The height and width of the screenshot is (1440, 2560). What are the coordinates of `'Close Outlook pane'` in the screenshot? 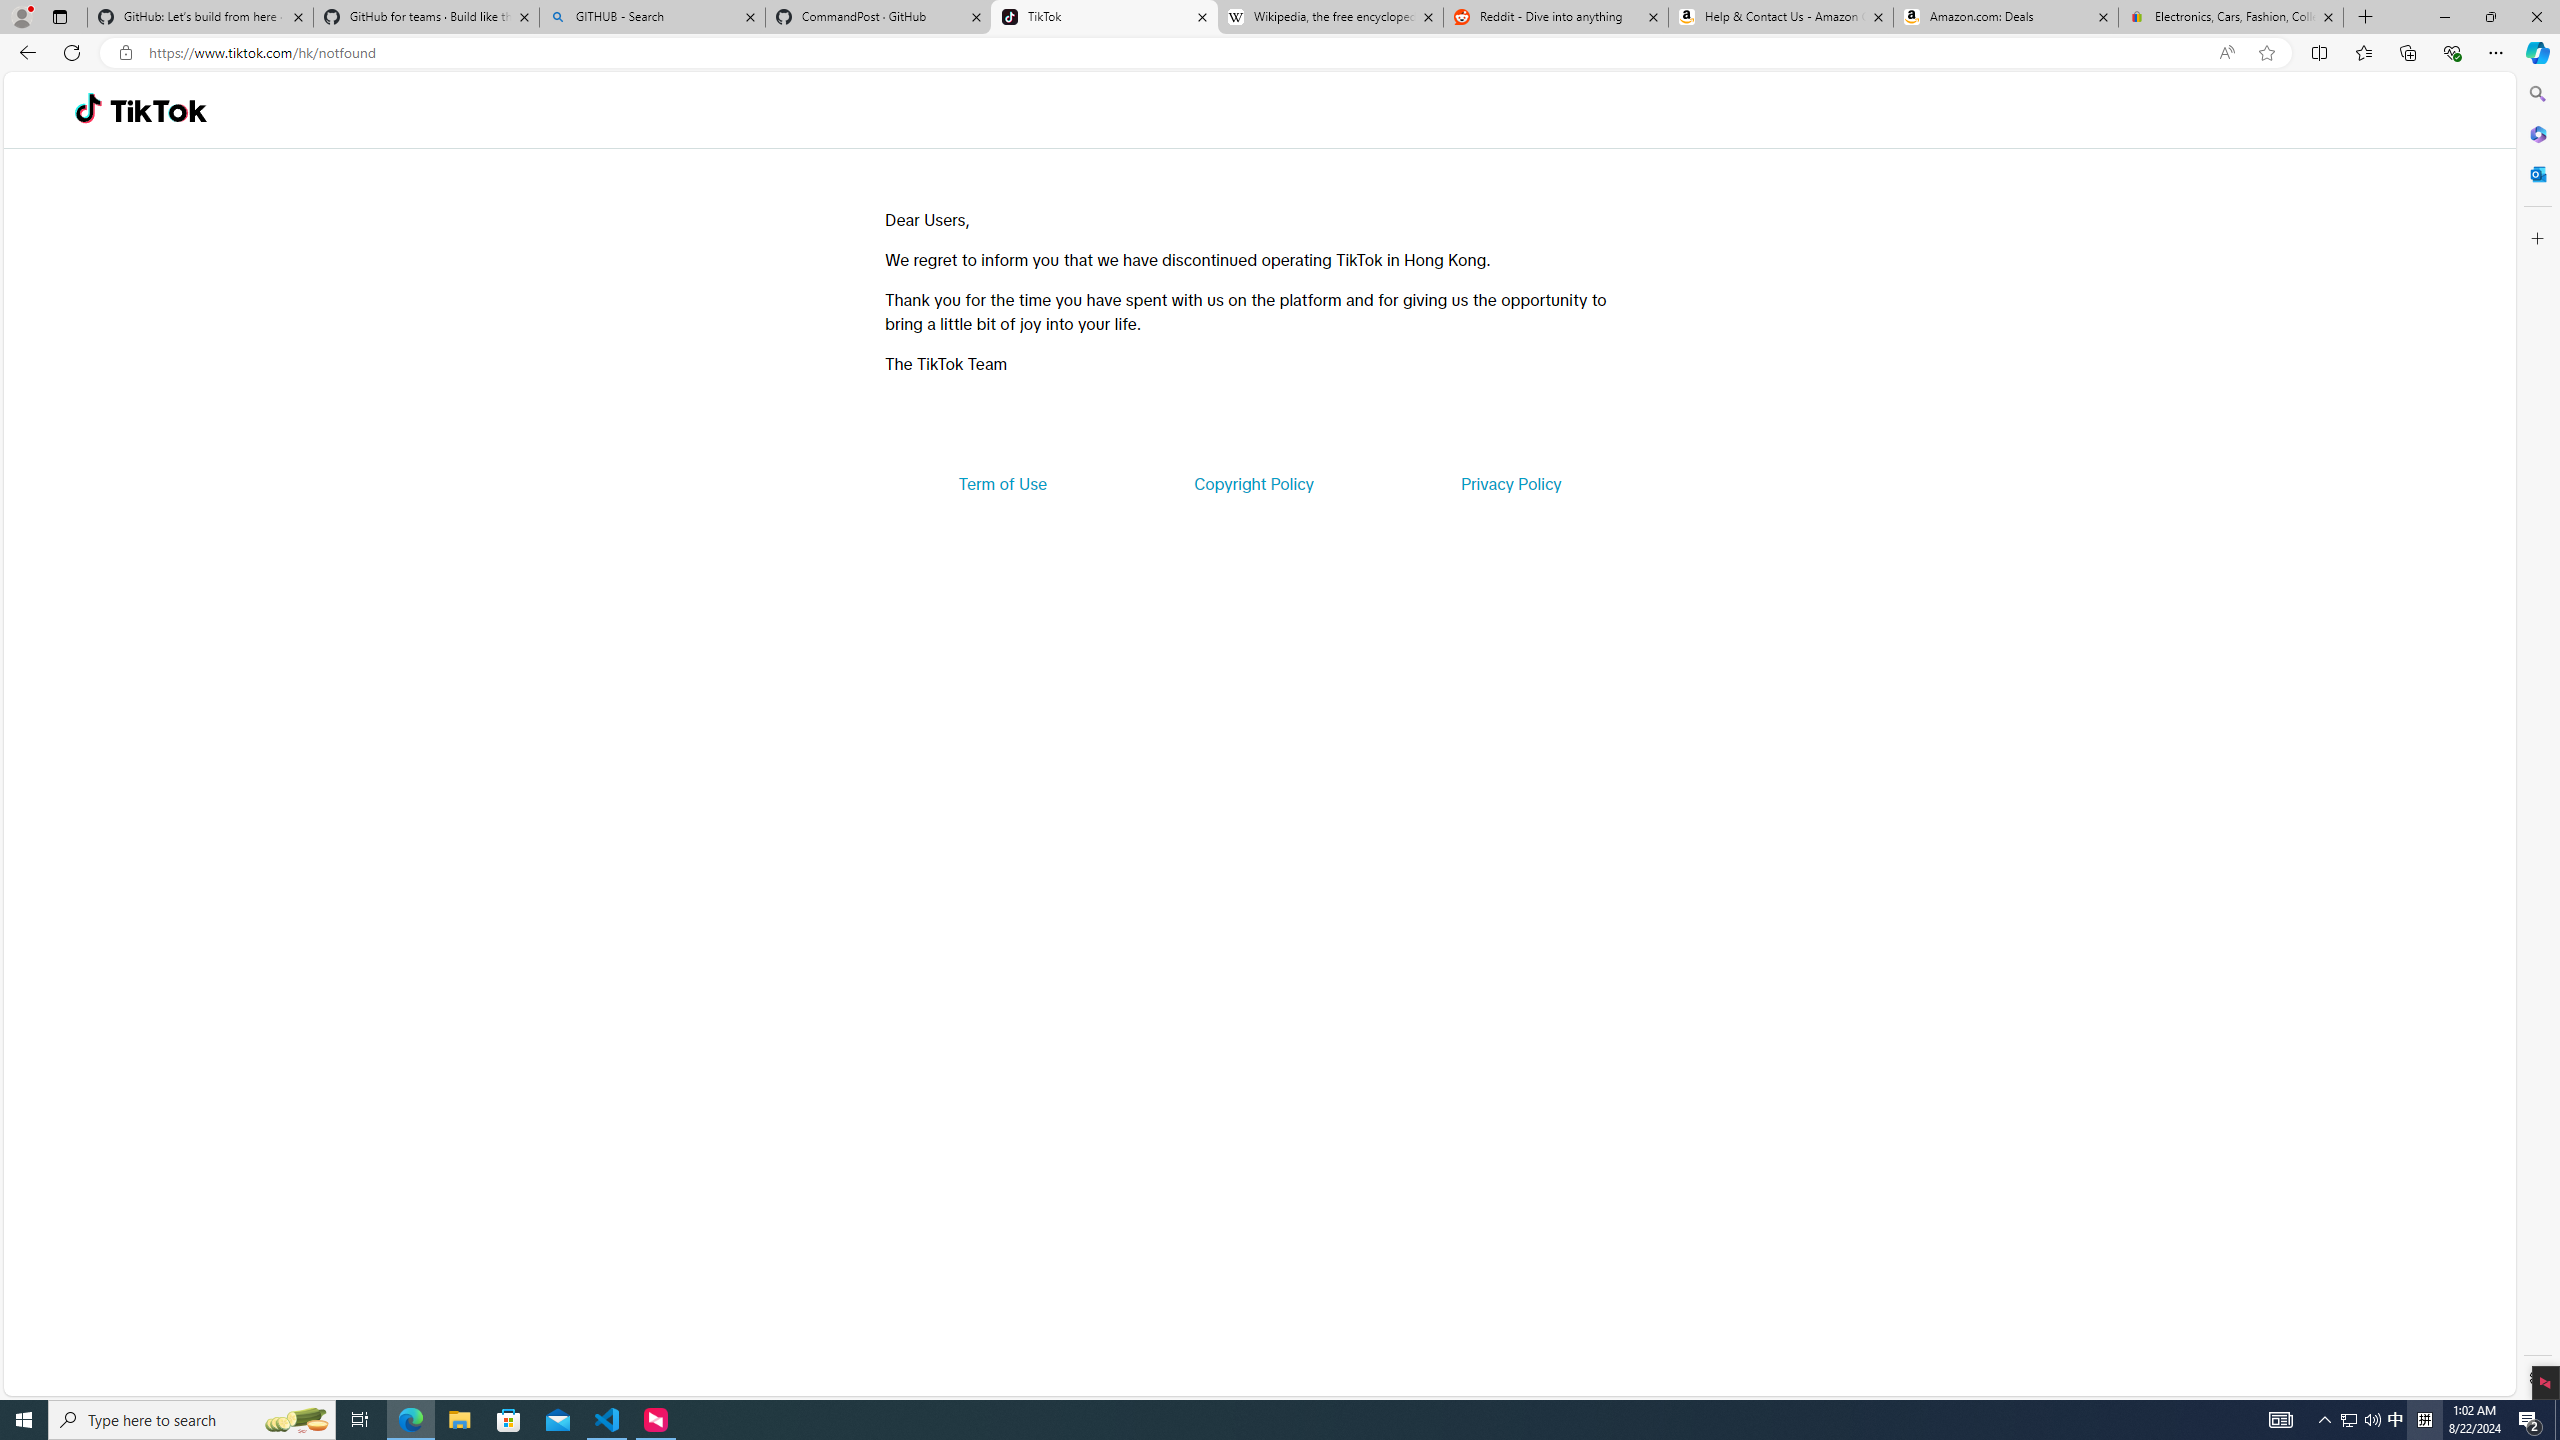 It's located at (2535, 172).